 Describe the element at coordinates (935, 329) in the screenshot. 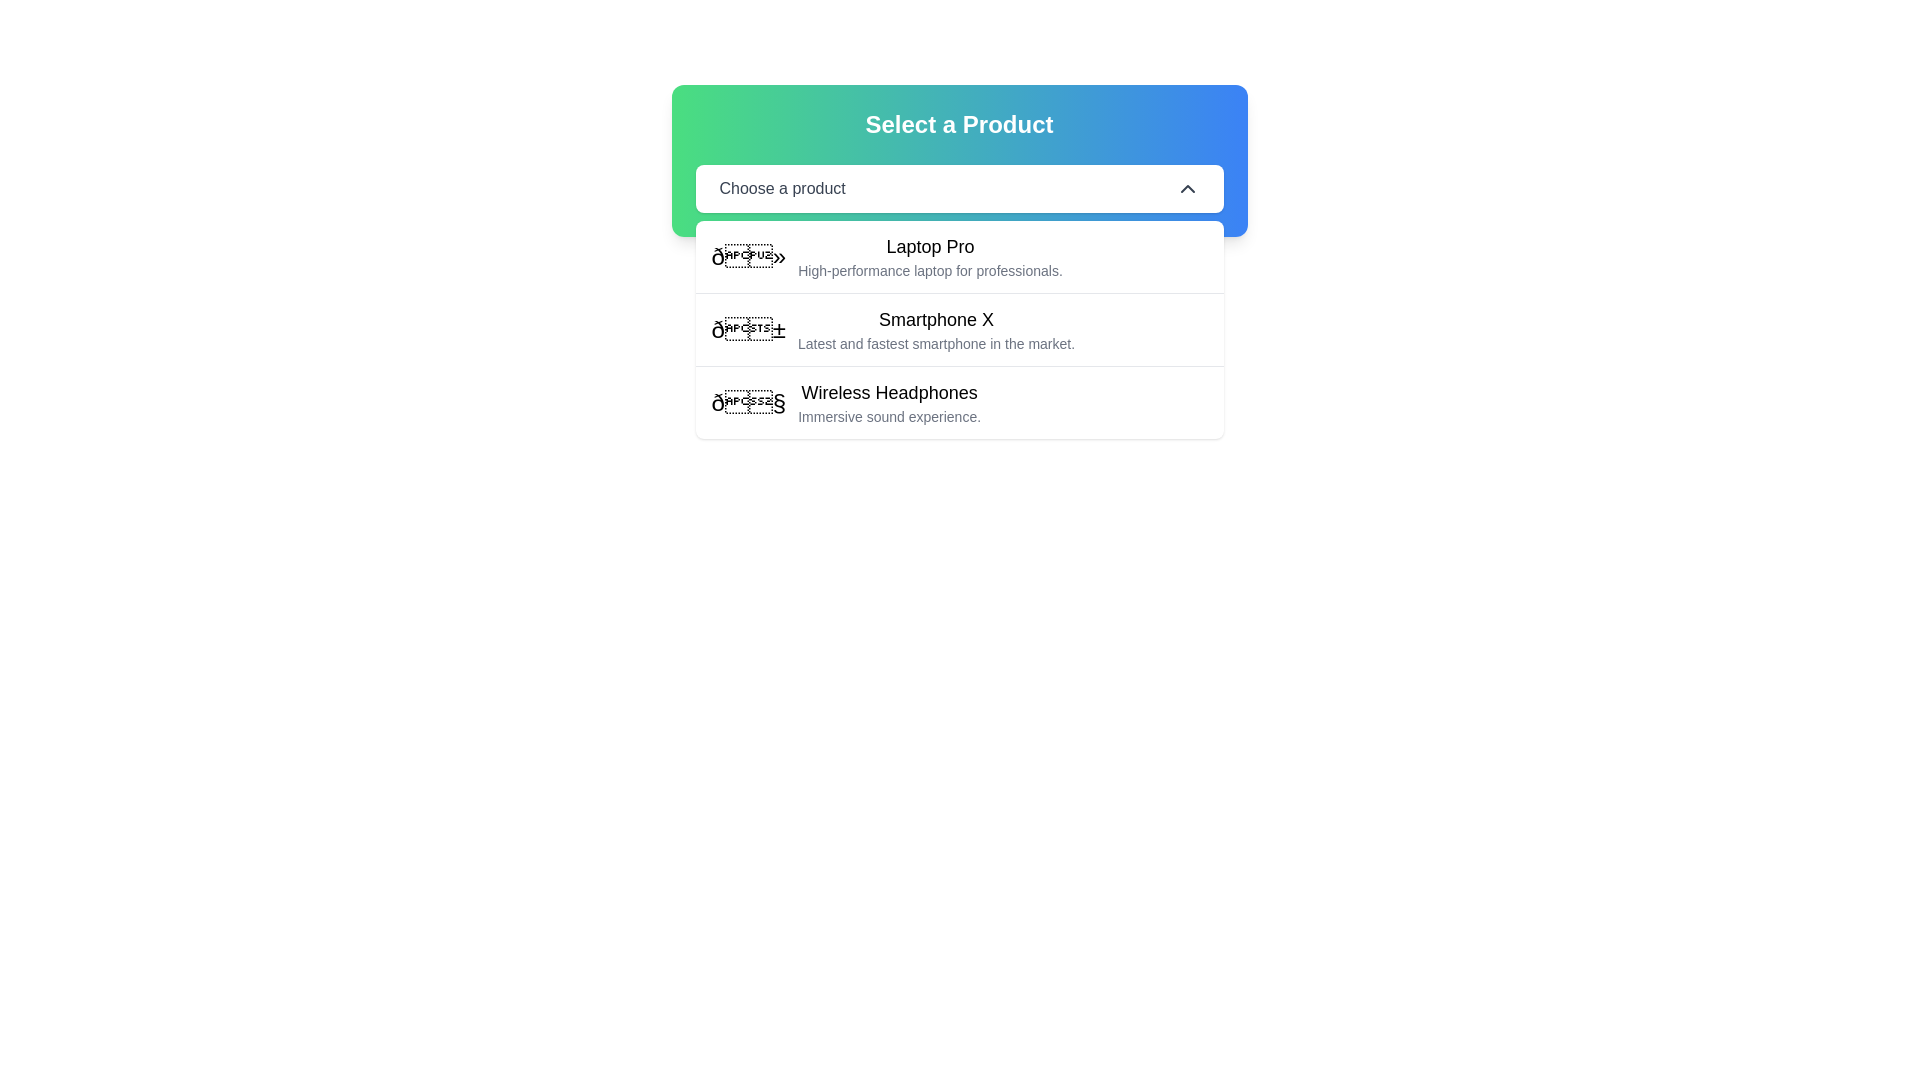

I see `the second list item in the dropdown menu that contains the text 'Smartphone X'` at that location.